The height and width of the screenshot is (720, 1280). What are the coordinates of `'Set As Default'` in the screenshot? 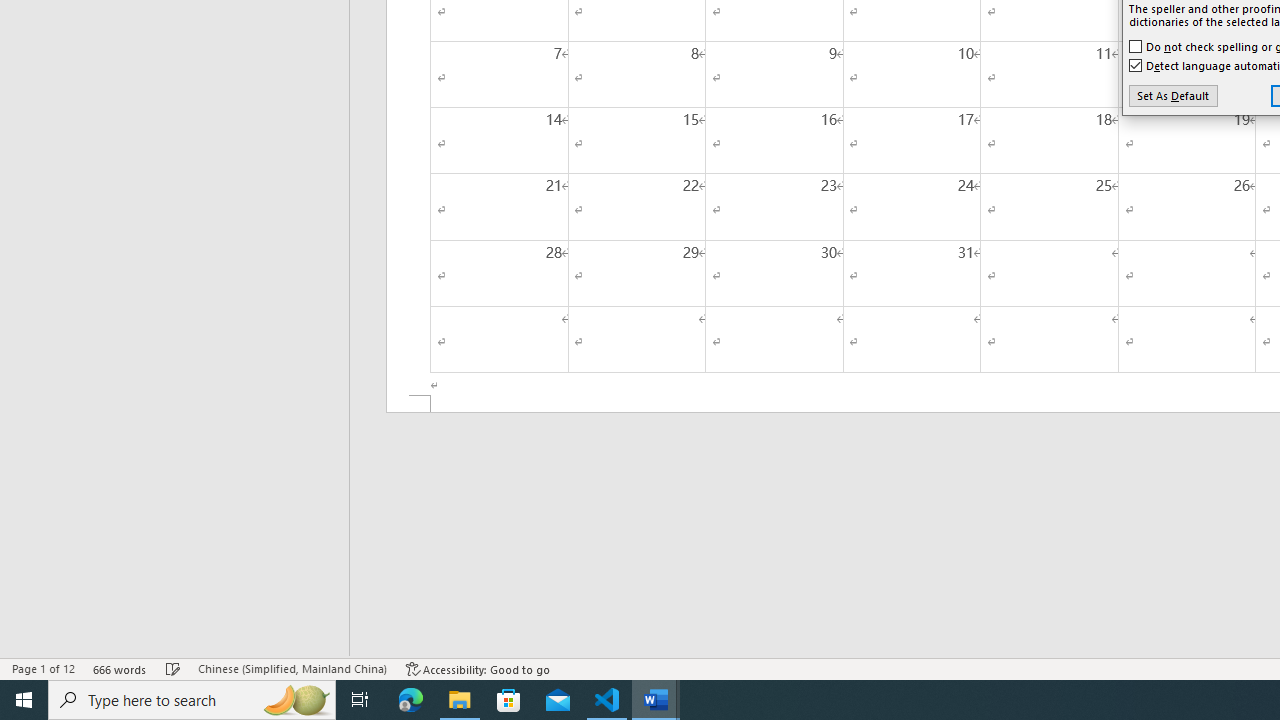 It's located at (1173, 96).